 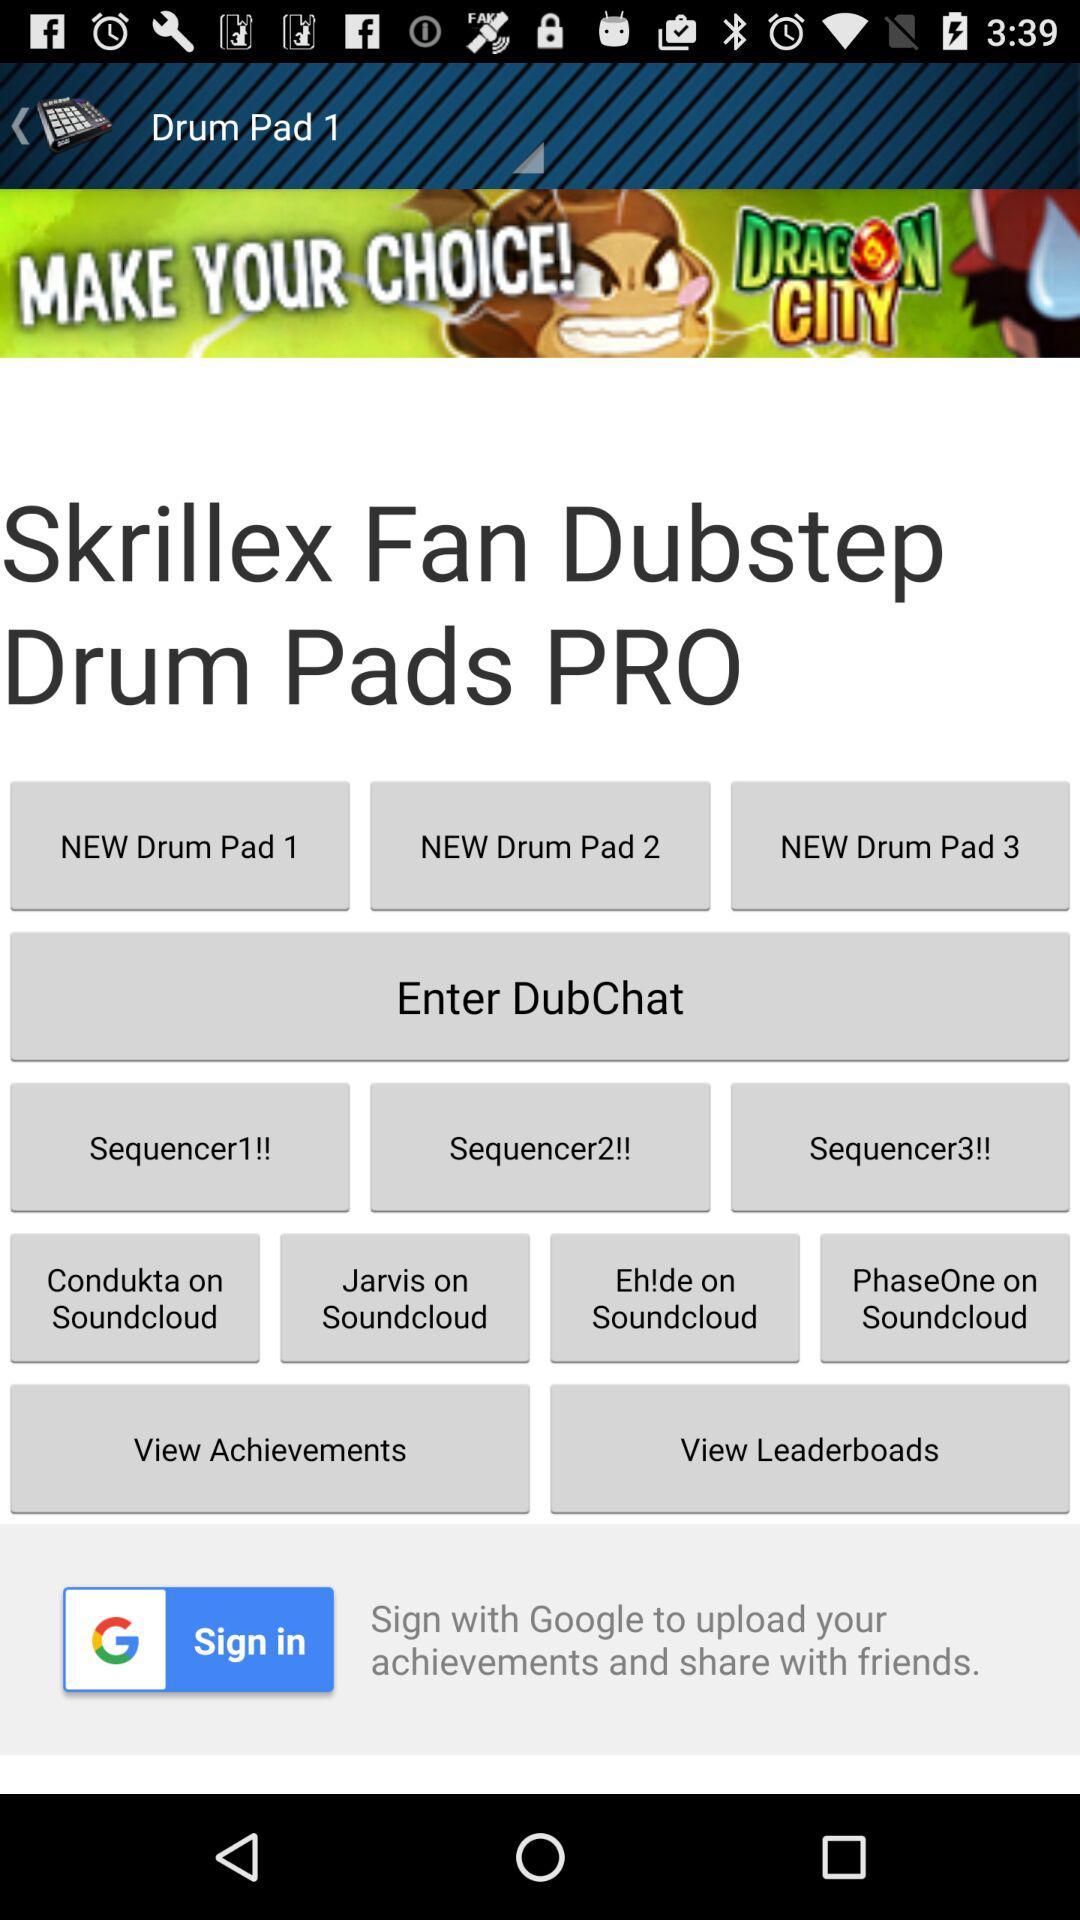 What do you see at coordinates (198, 1639) in the screenshot?
I see `the sign in icon` at bounding box center [198, 1639].